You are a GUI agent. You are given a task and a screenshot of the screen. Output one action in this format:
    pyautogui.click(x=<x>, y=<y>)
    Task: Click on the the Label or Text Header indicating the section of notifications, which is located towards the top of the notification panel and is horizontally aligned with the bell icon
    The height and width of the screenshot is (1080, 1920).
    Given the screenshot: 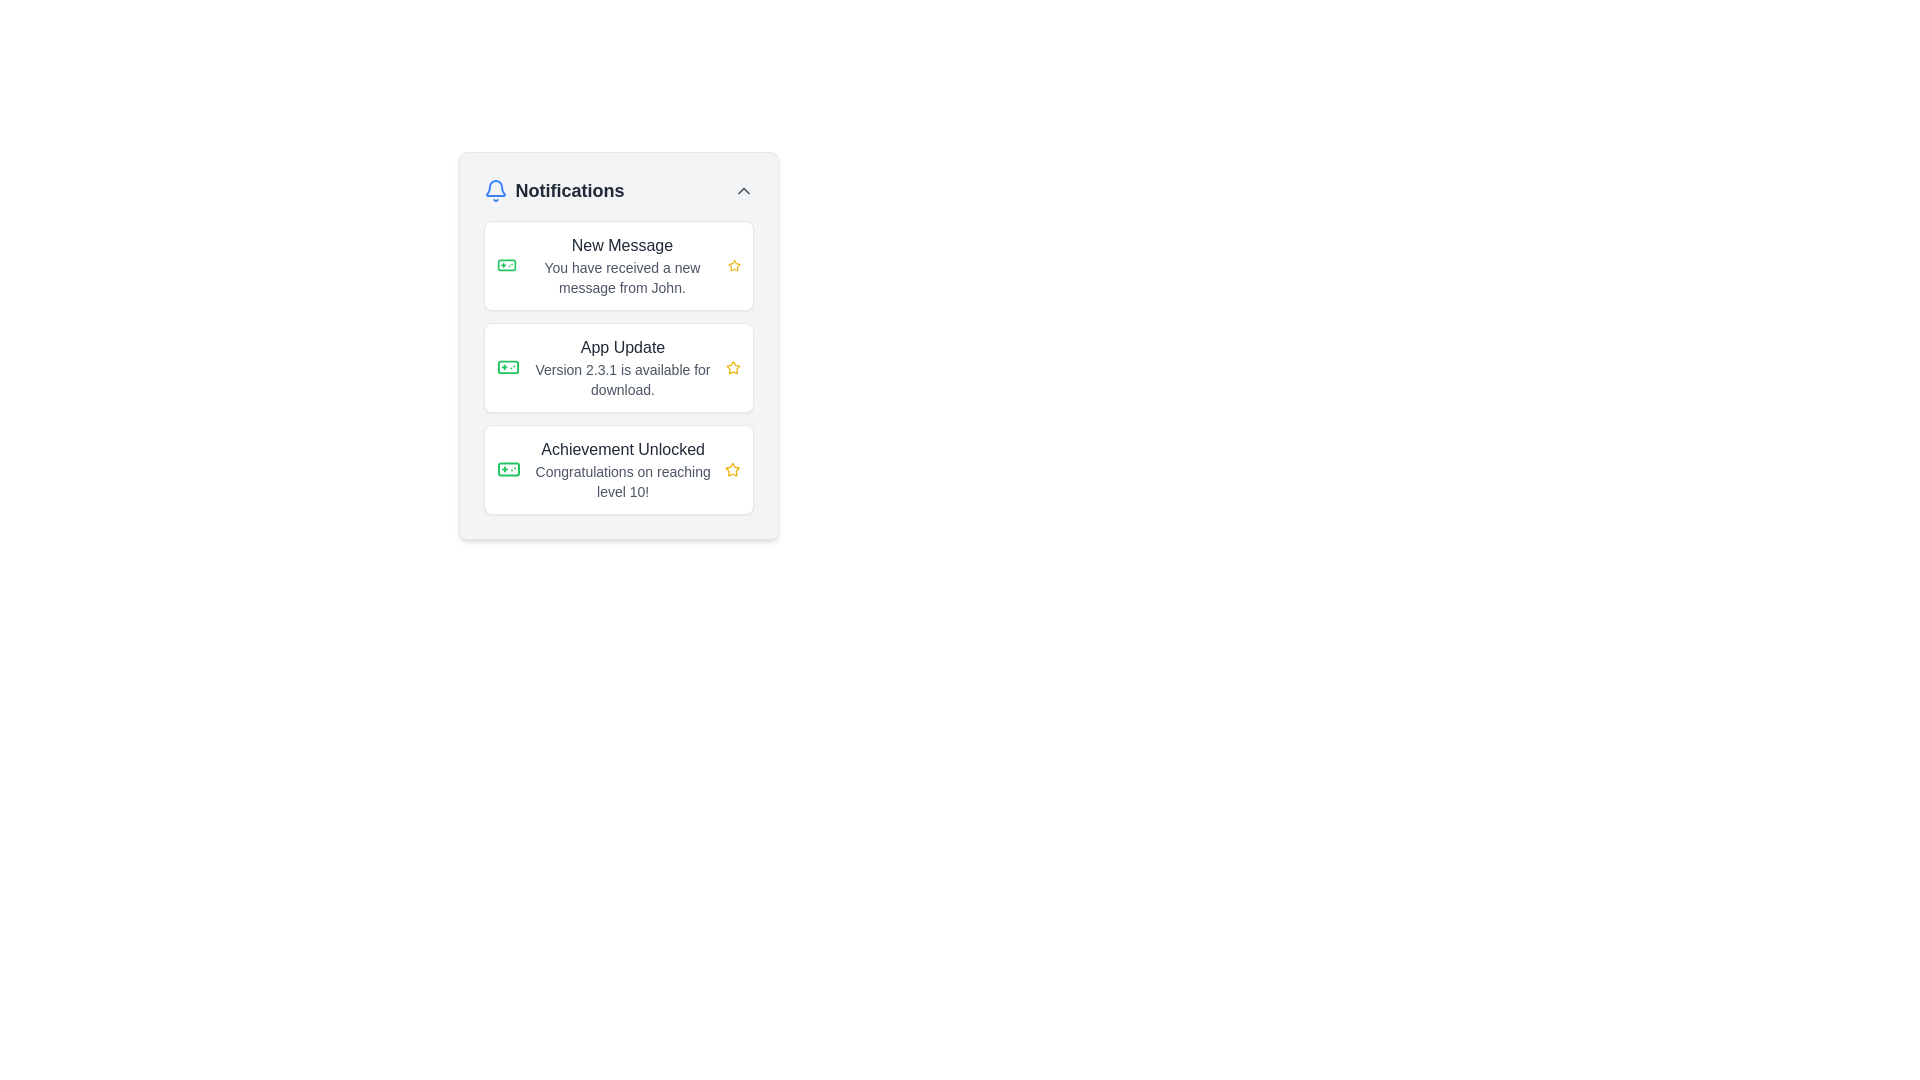 What is the action you would take?
    pyautogui.click(x=569, y=191)
    